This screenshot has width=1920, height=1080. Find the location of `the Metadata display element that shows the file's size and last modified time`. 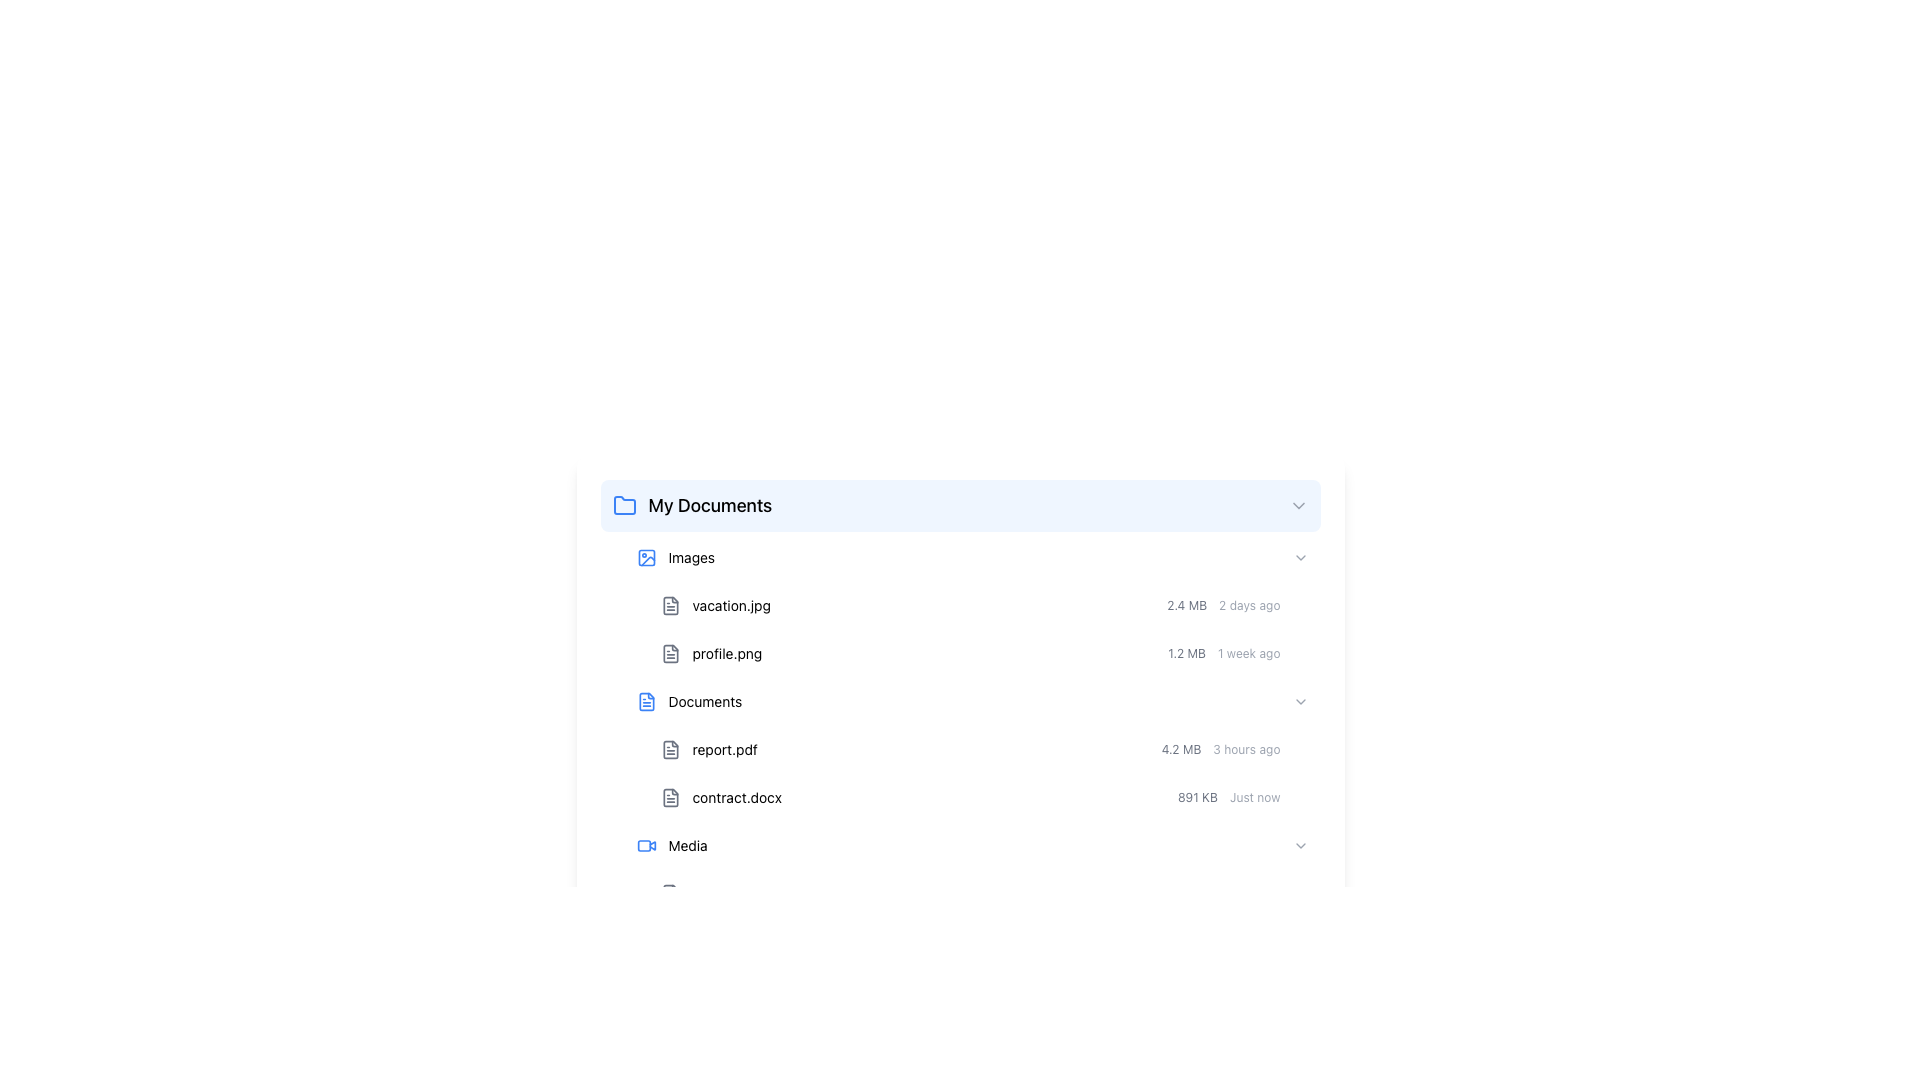

the Metadata display element that shows the file's size and last modified time is located at coordinates (1238, 893).